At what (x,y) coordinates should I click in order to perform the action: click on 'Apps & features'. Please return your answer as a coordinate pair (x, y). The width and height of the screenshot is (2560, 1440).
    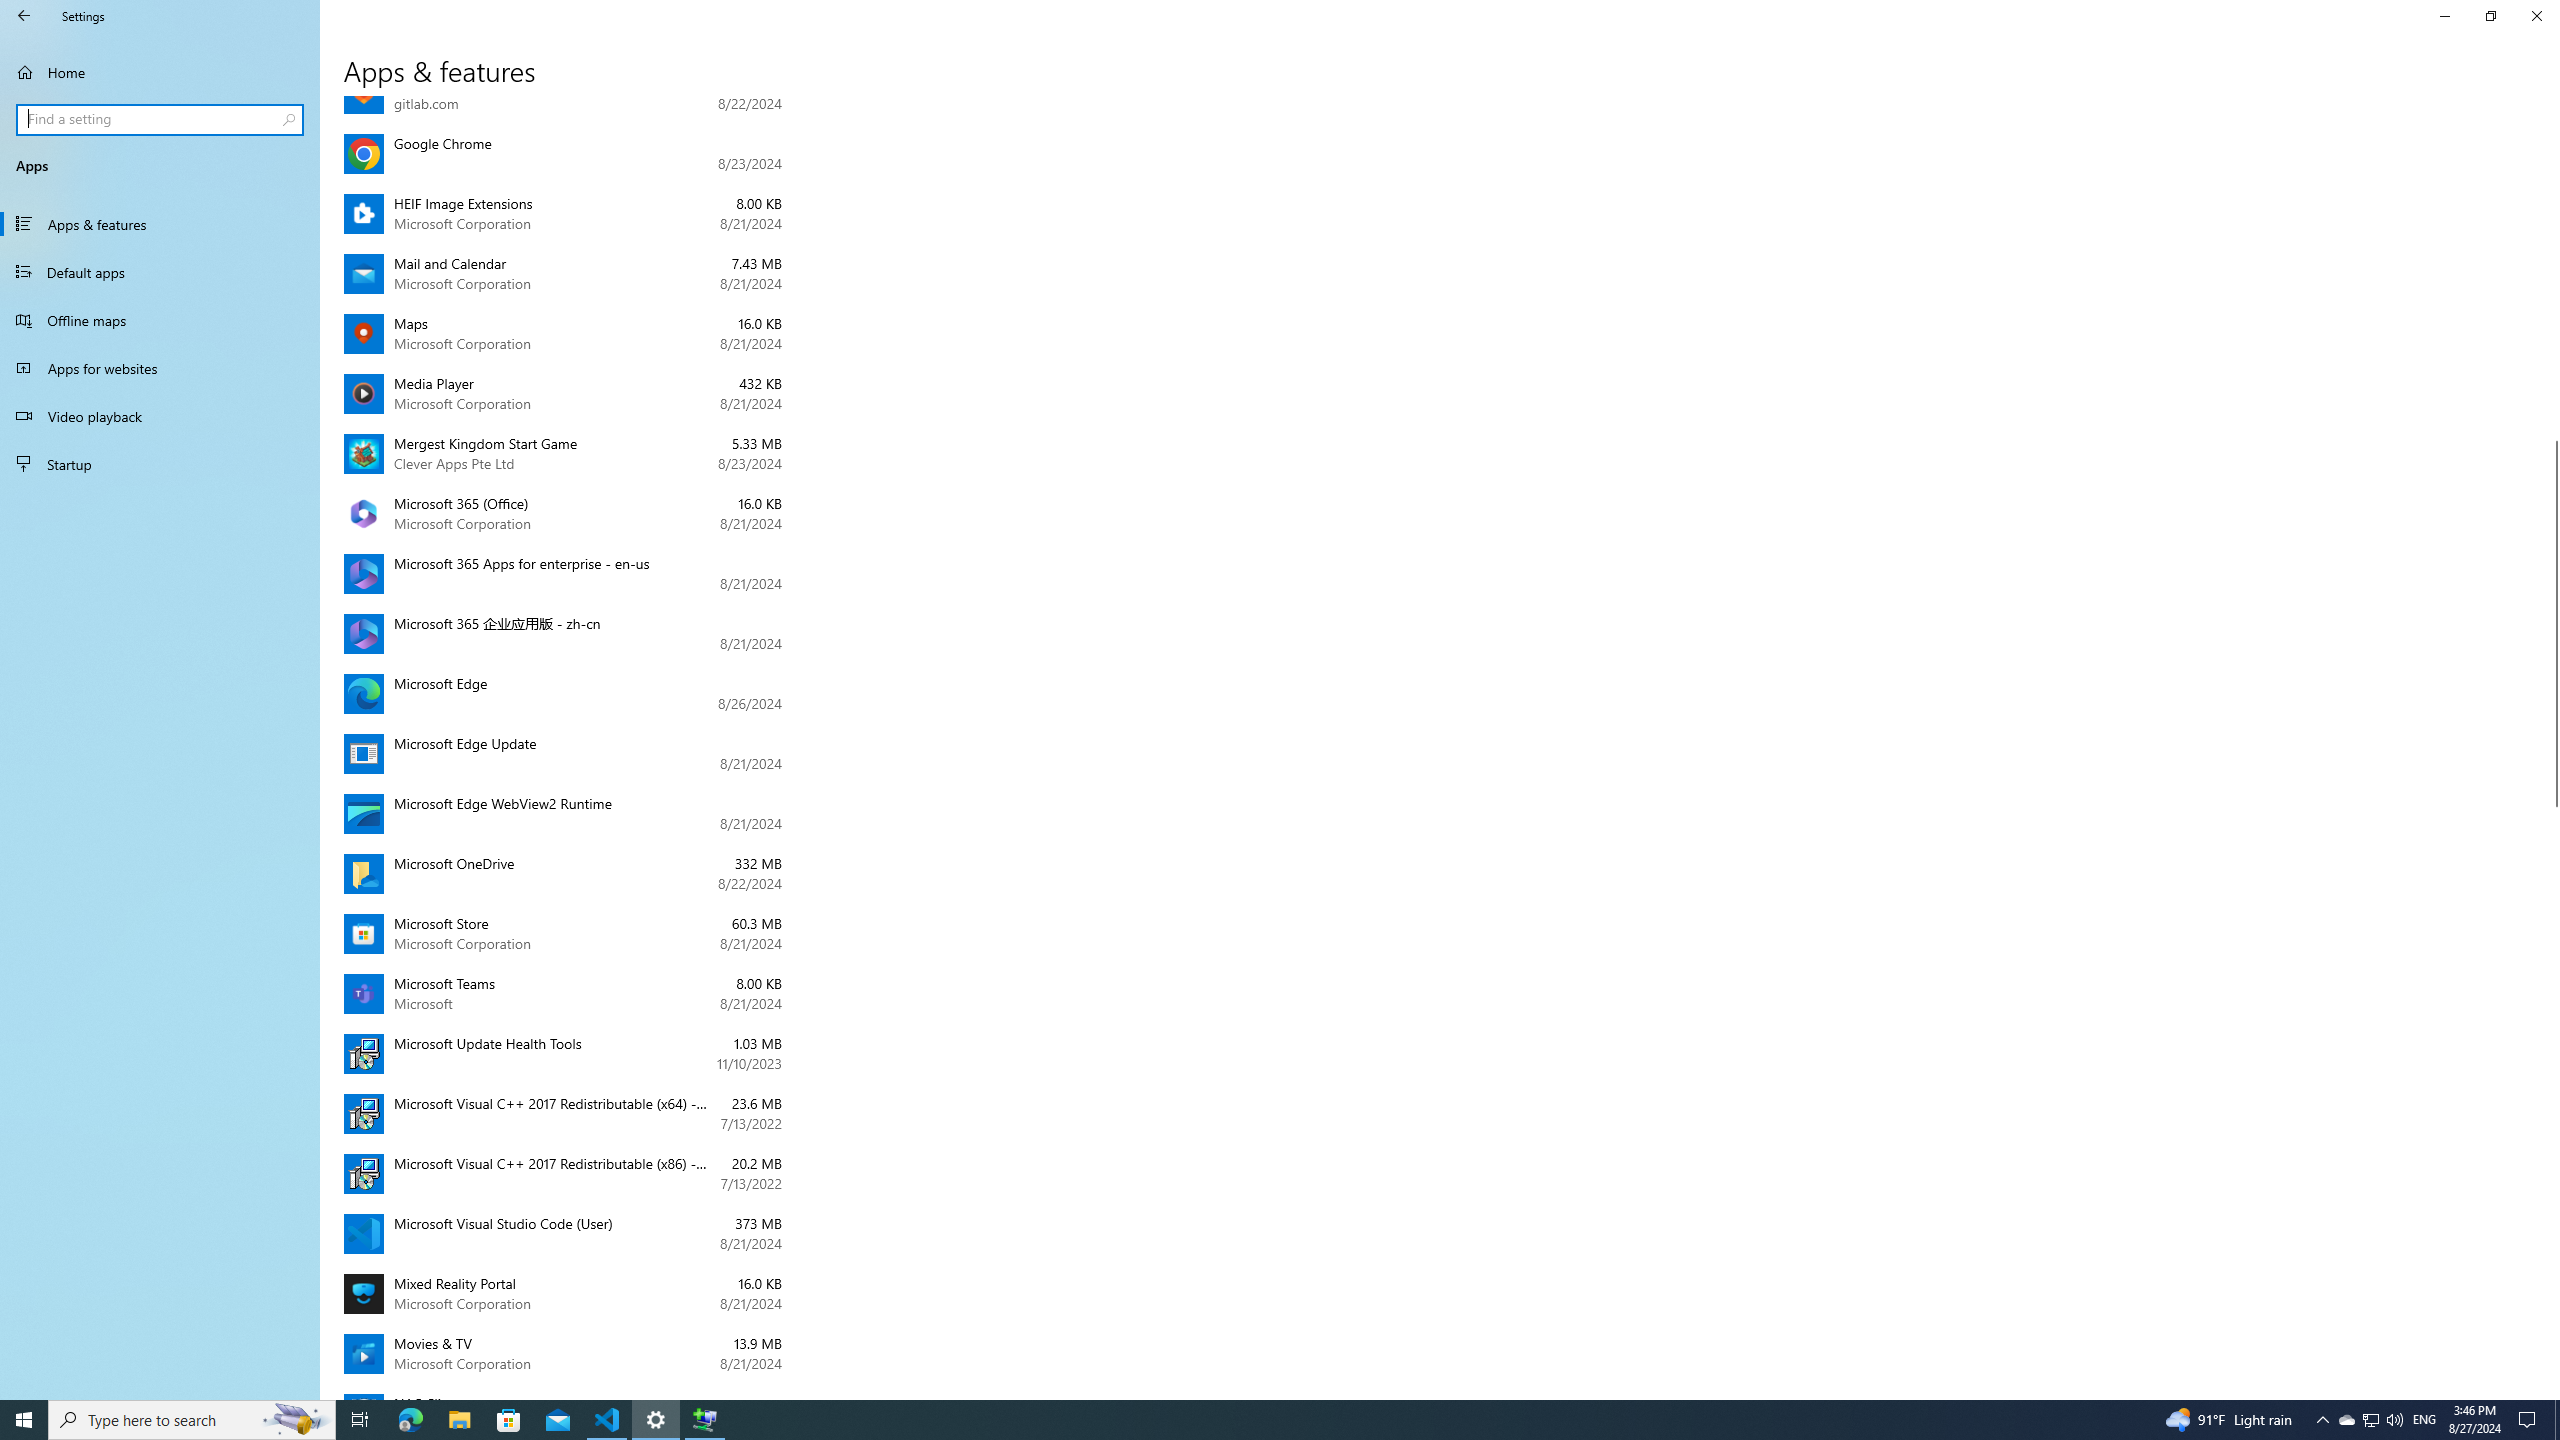
    Looking at the image, I should click on (159, 222).